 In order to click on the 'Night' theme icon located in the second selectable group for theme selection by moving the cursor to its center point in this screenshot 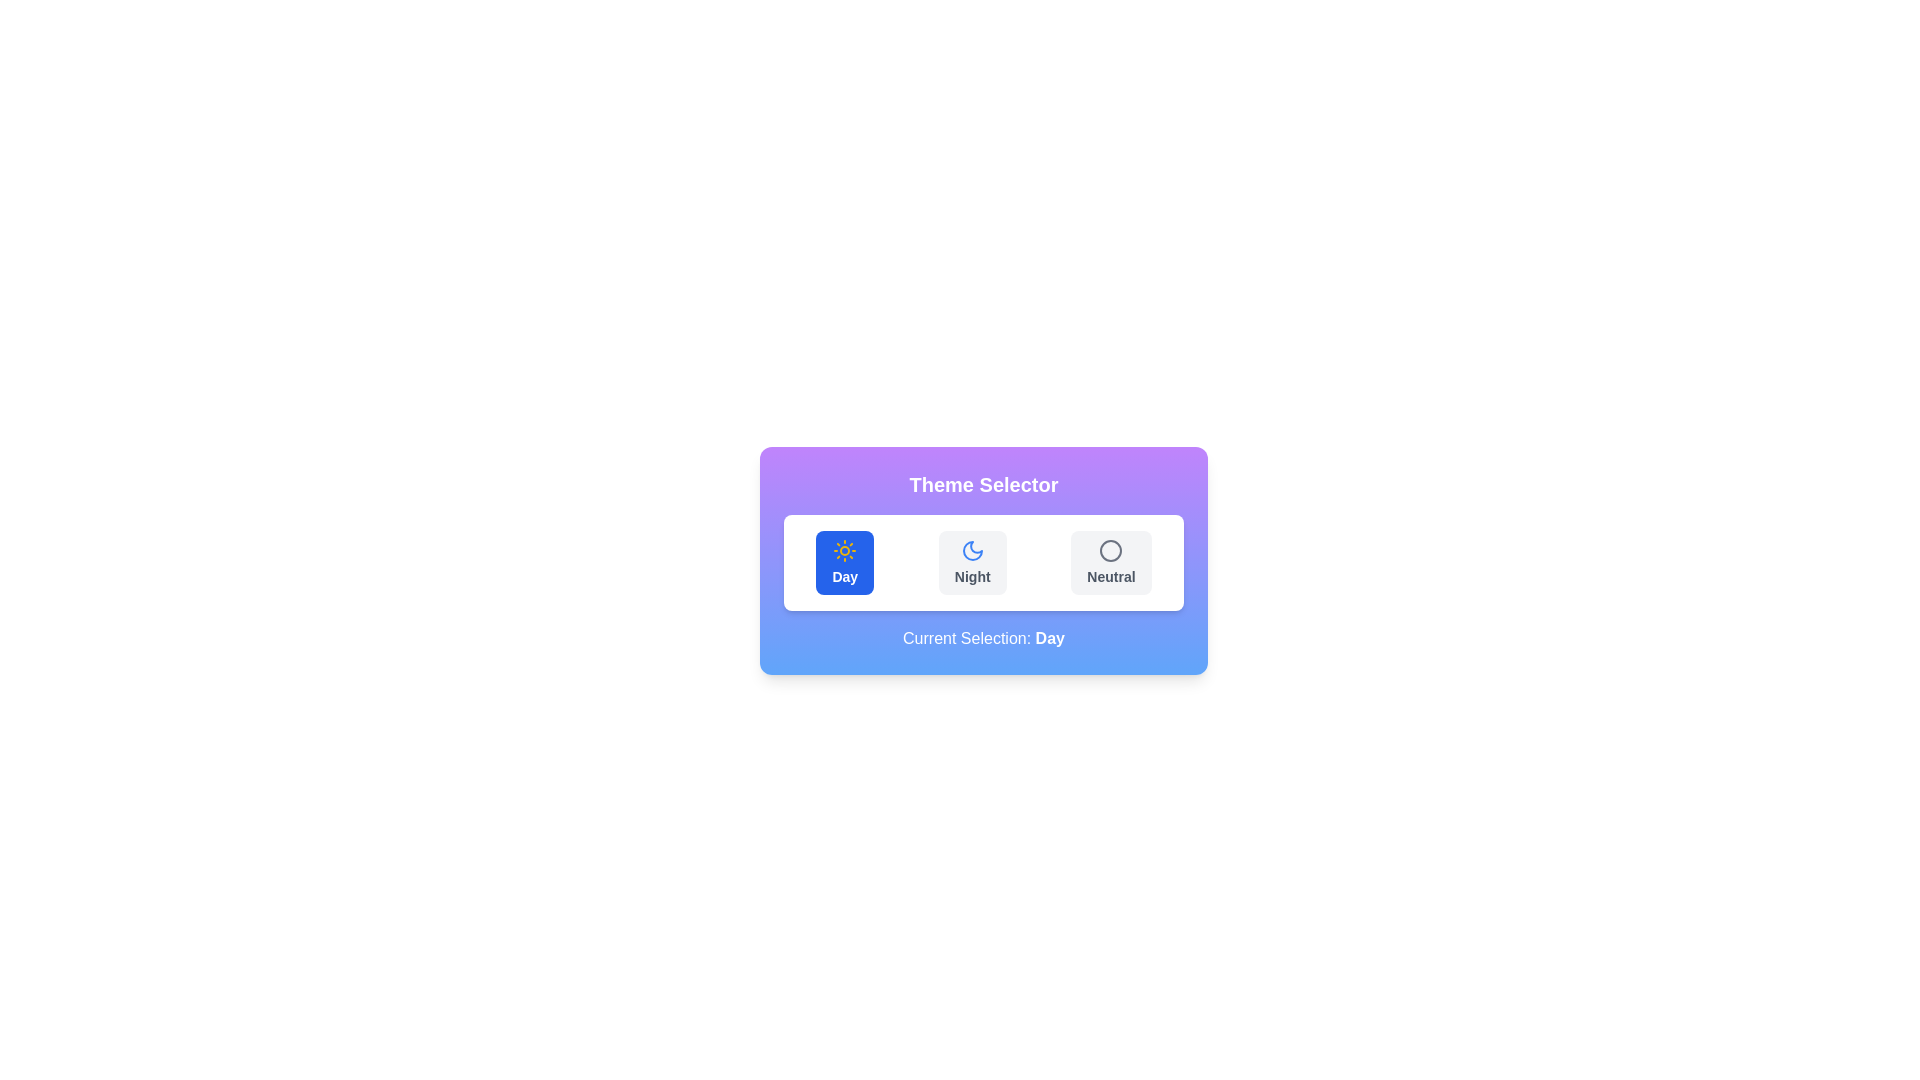, I will do `click(972, 551)`.